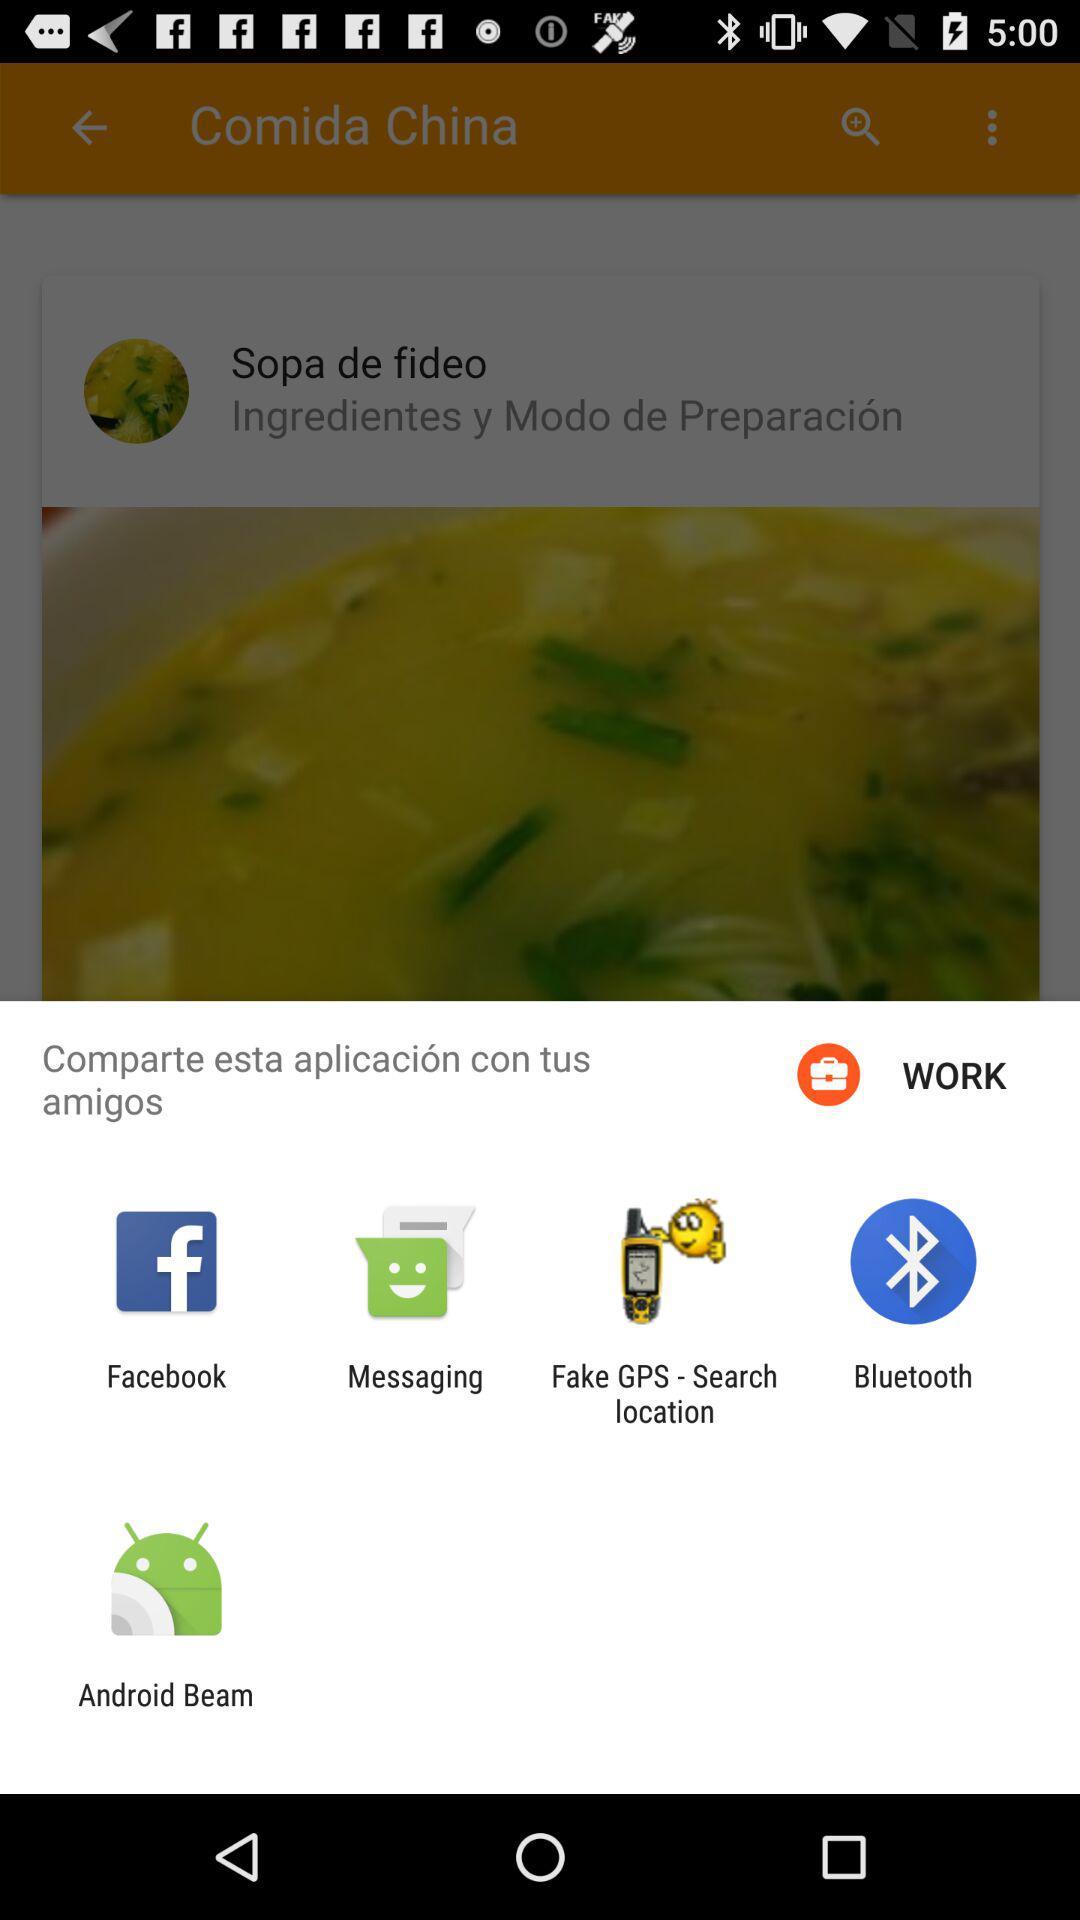 This screenshot has width=1080, height=1920. What do you see at coordinates (913, 1392) in the screenshot?
I see `app next to the fake gps search app` at bounding box center [913, 1392].